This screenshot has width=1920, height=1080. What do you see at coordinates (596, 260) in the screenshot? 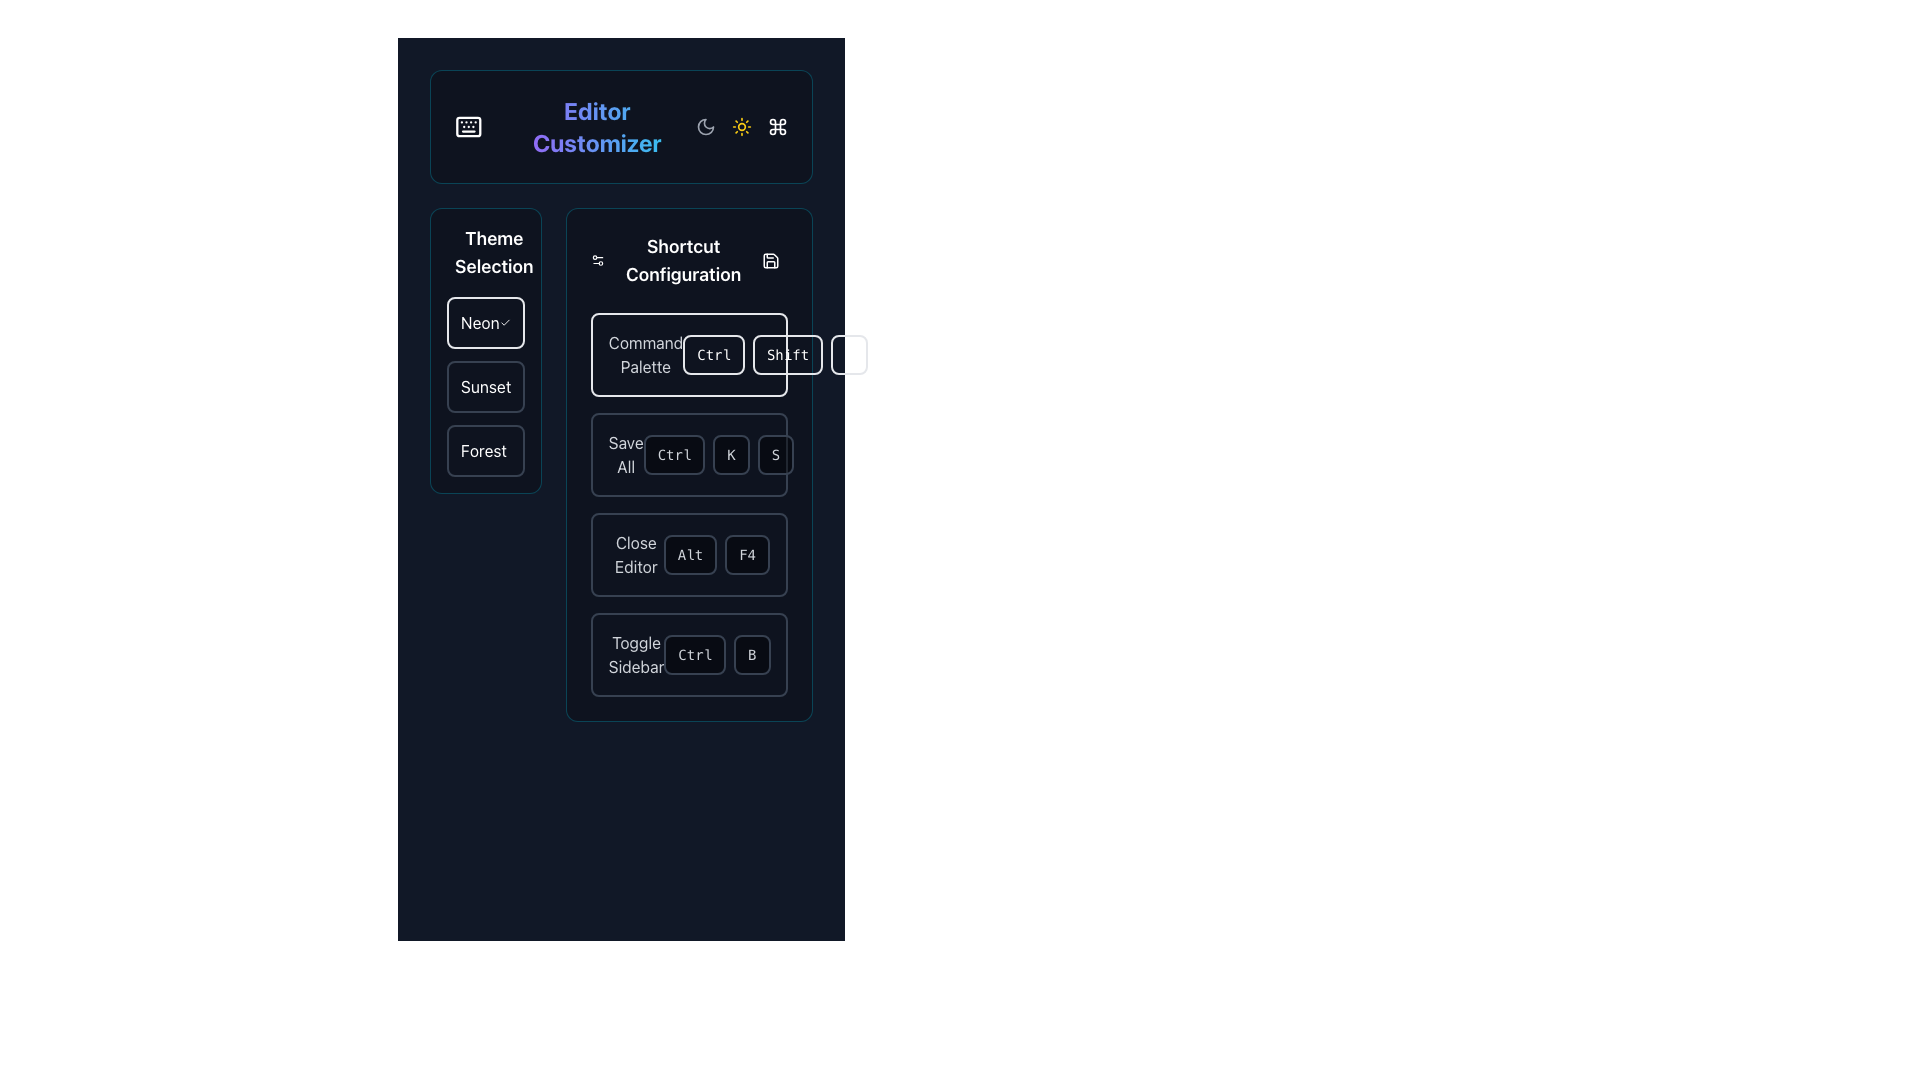
I see `the cyan gear-like icon located in the 'Shortcut Configuration' section` at bounding box center [596, 260].